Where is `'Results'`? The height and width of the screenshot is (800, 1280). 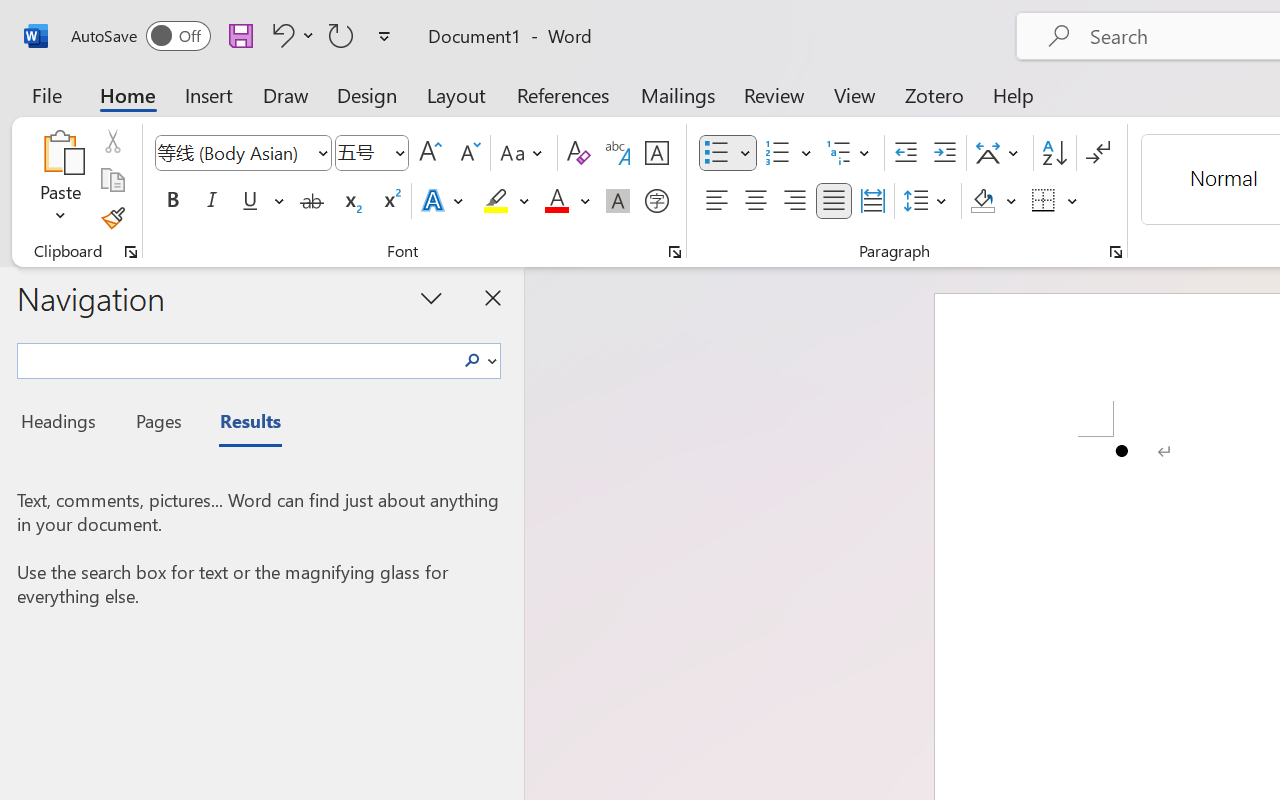
'Results' is located at coordinates (240, 424).